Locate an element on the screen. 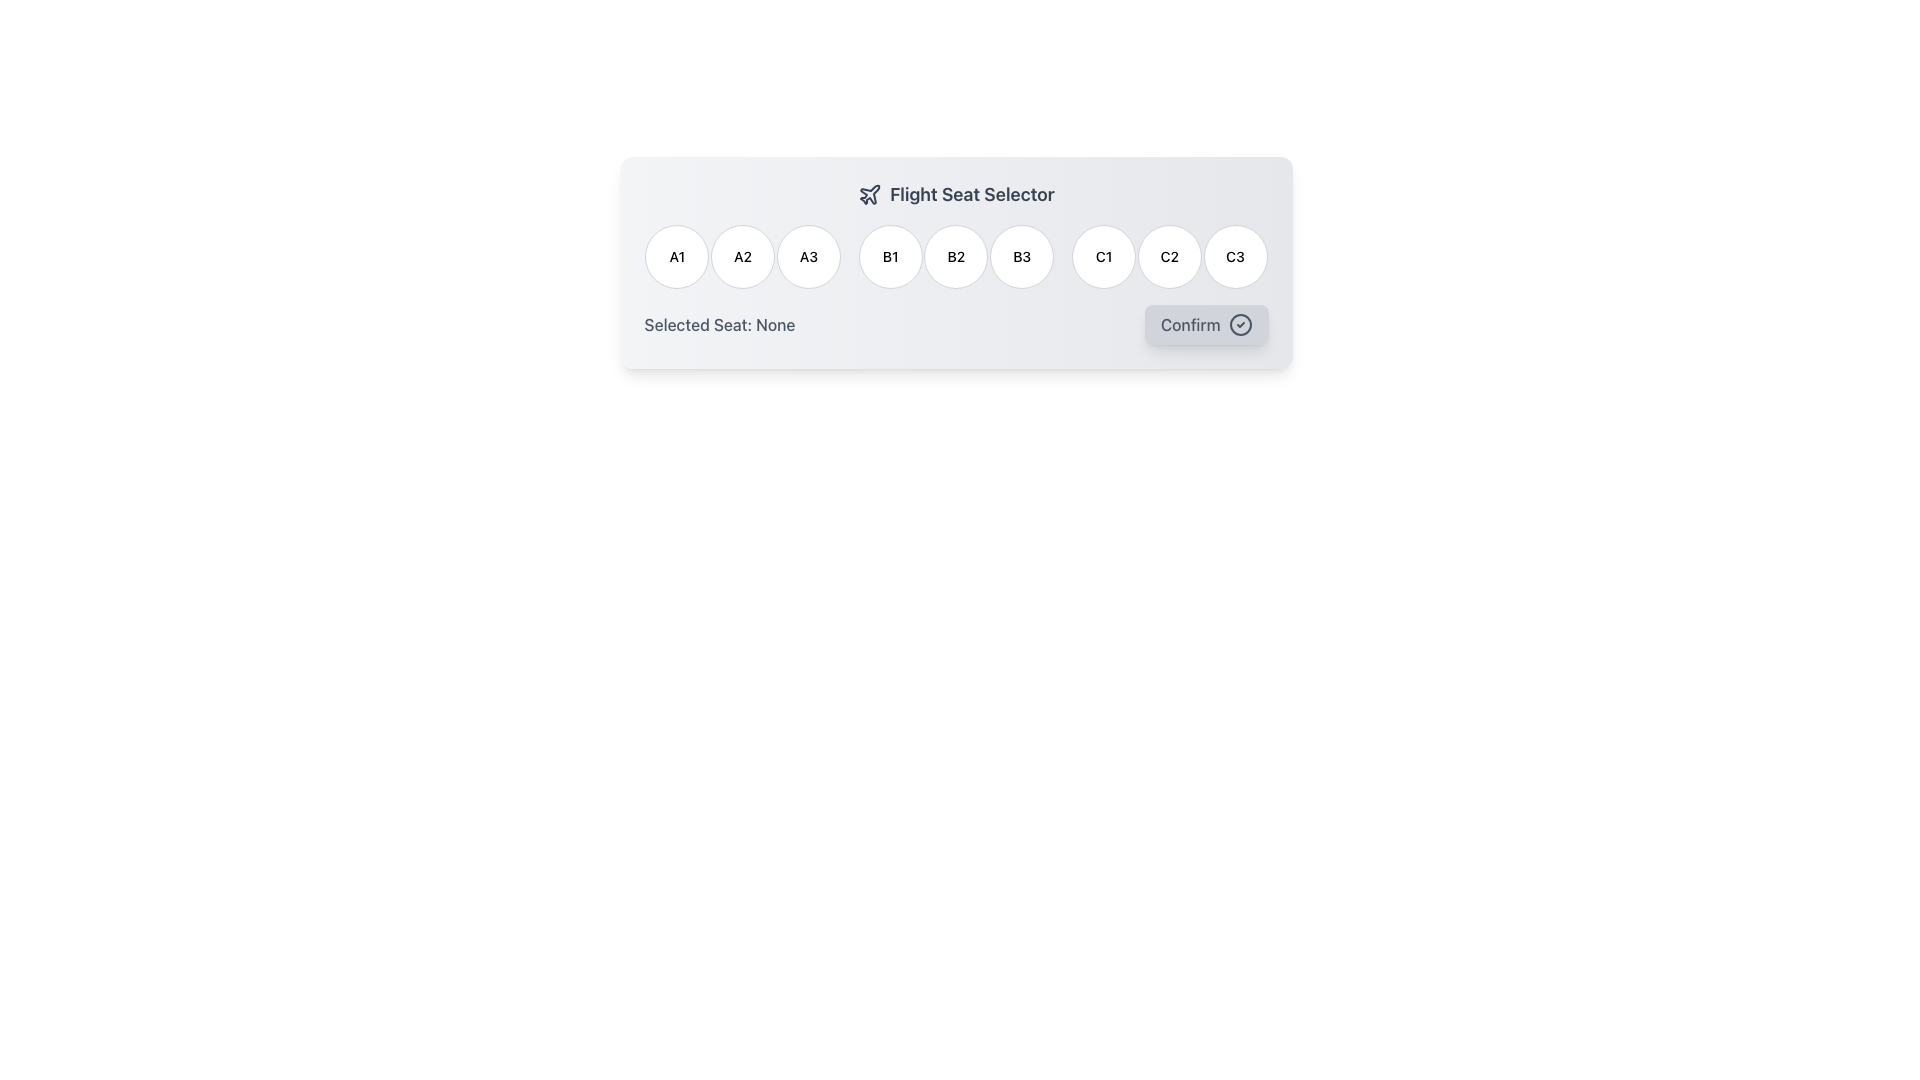 The image size is (1920, 1080). text content of the Static Text Label displaying 'Selected Seat: None' located in the 'Flight Seat Selector' section is located at coordinates (720, 323).